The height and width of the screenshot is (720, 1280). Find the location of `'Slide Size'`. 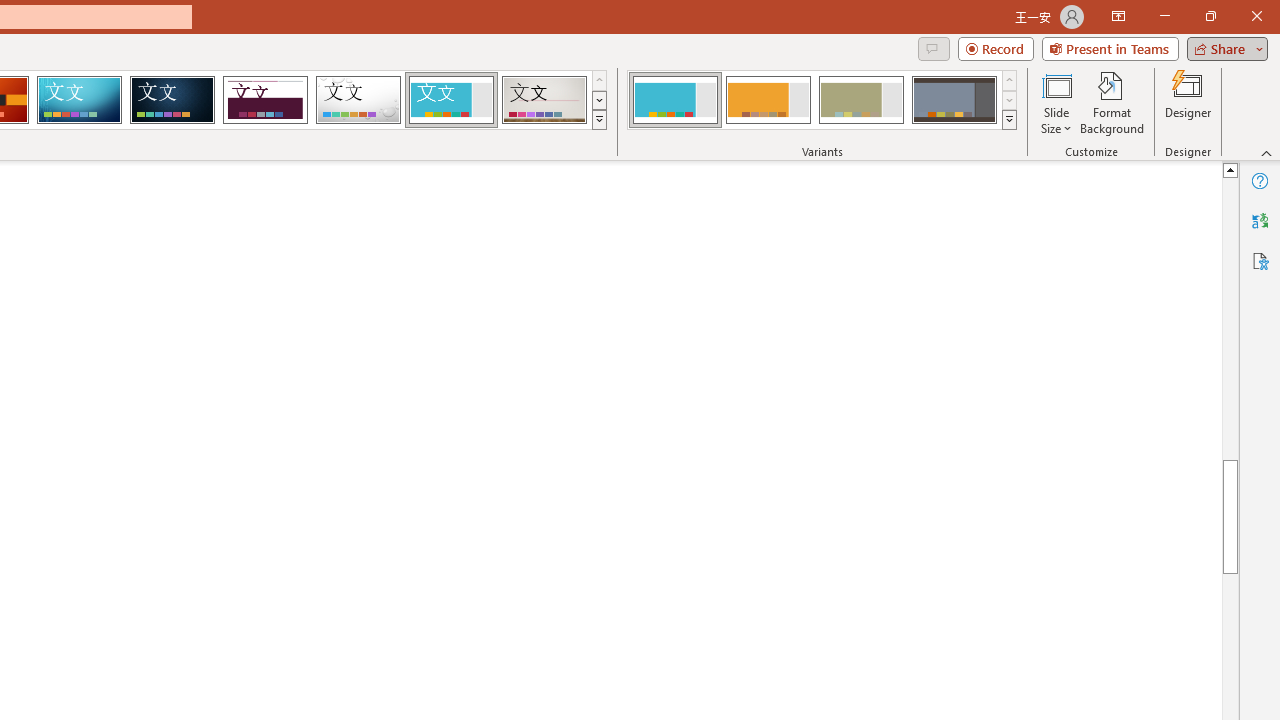

'Slide Size' is located at coordinates (1055, 103).